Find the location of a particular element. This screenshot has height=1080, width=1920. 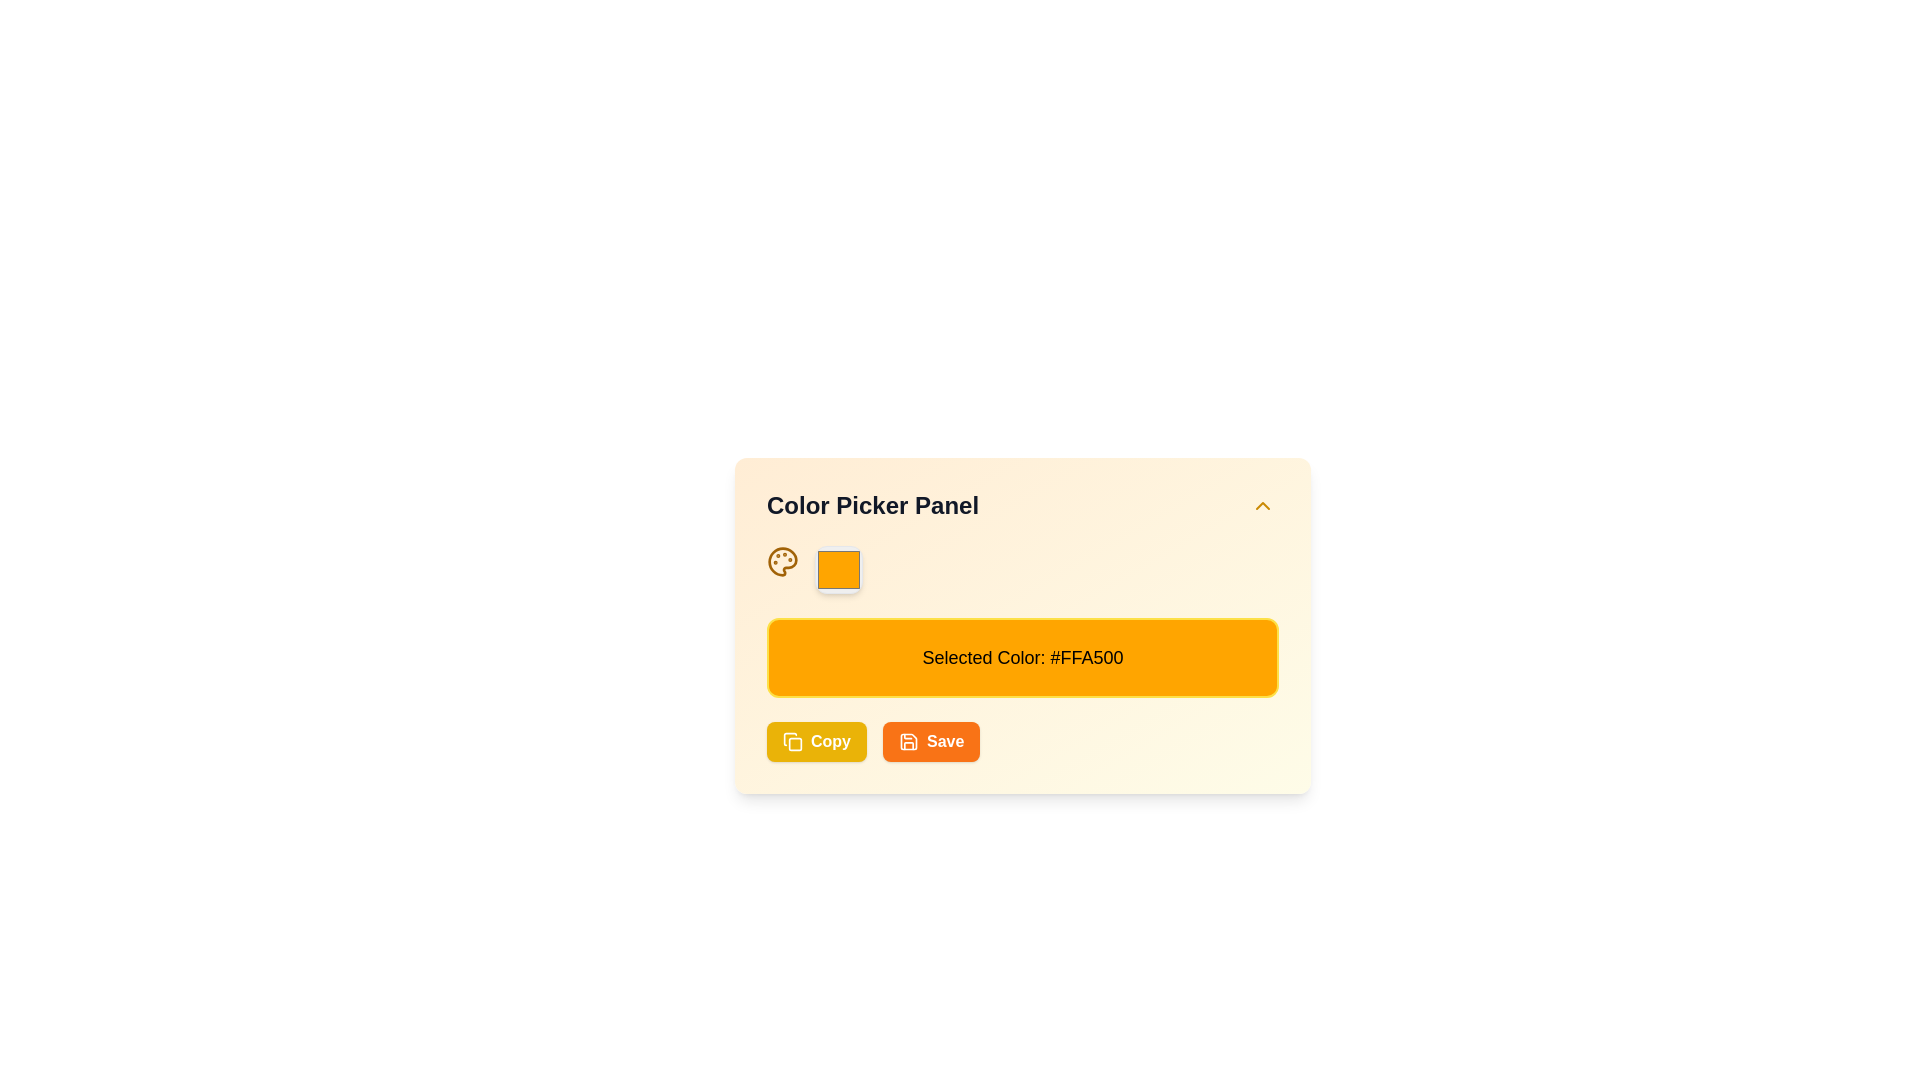

the small upward-facing yellow chevron toggle button located in the top-right corner of the Color Picker Panel is located at coordinates (1261, 504).